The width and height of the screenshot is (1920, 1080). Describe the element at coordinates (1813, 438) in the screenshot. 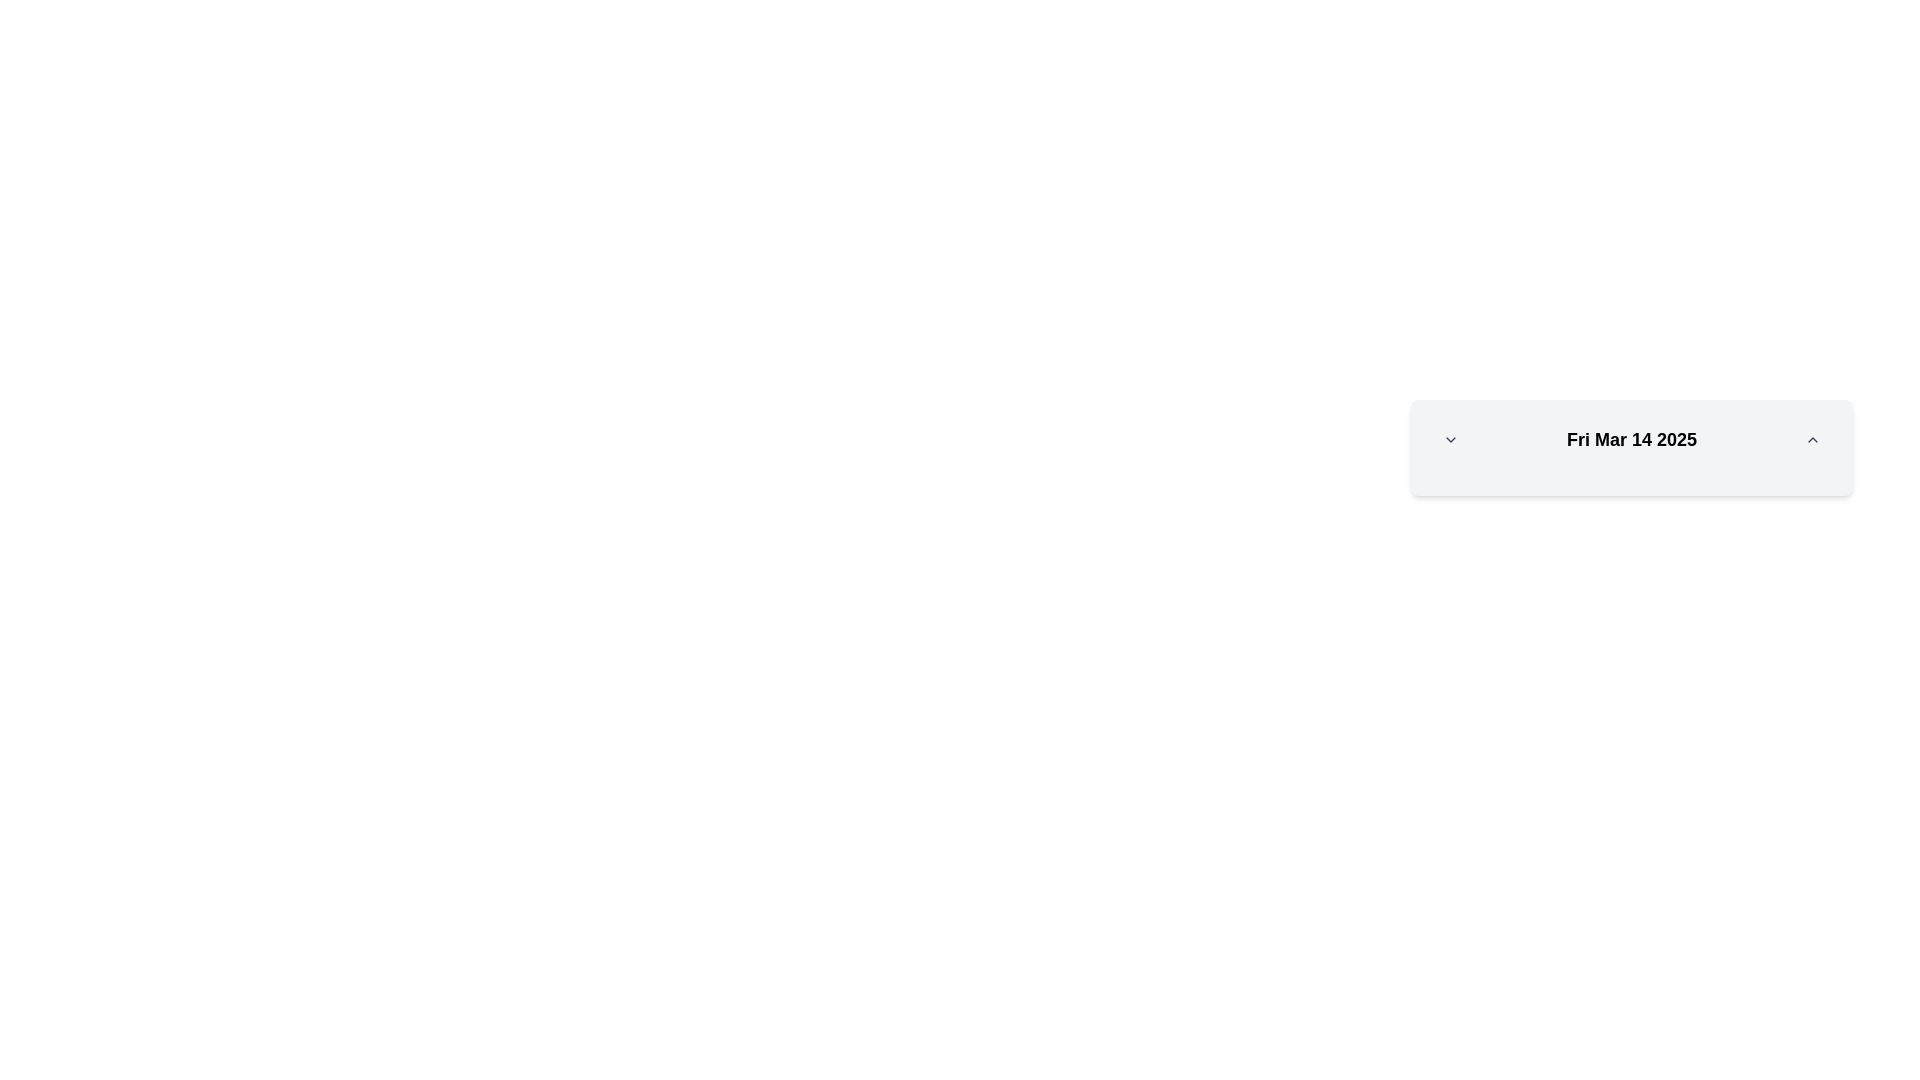

I see `the upward-pointing chevron icon located to the far right of the date display ('Fri Mar 14 2025')` at that location.